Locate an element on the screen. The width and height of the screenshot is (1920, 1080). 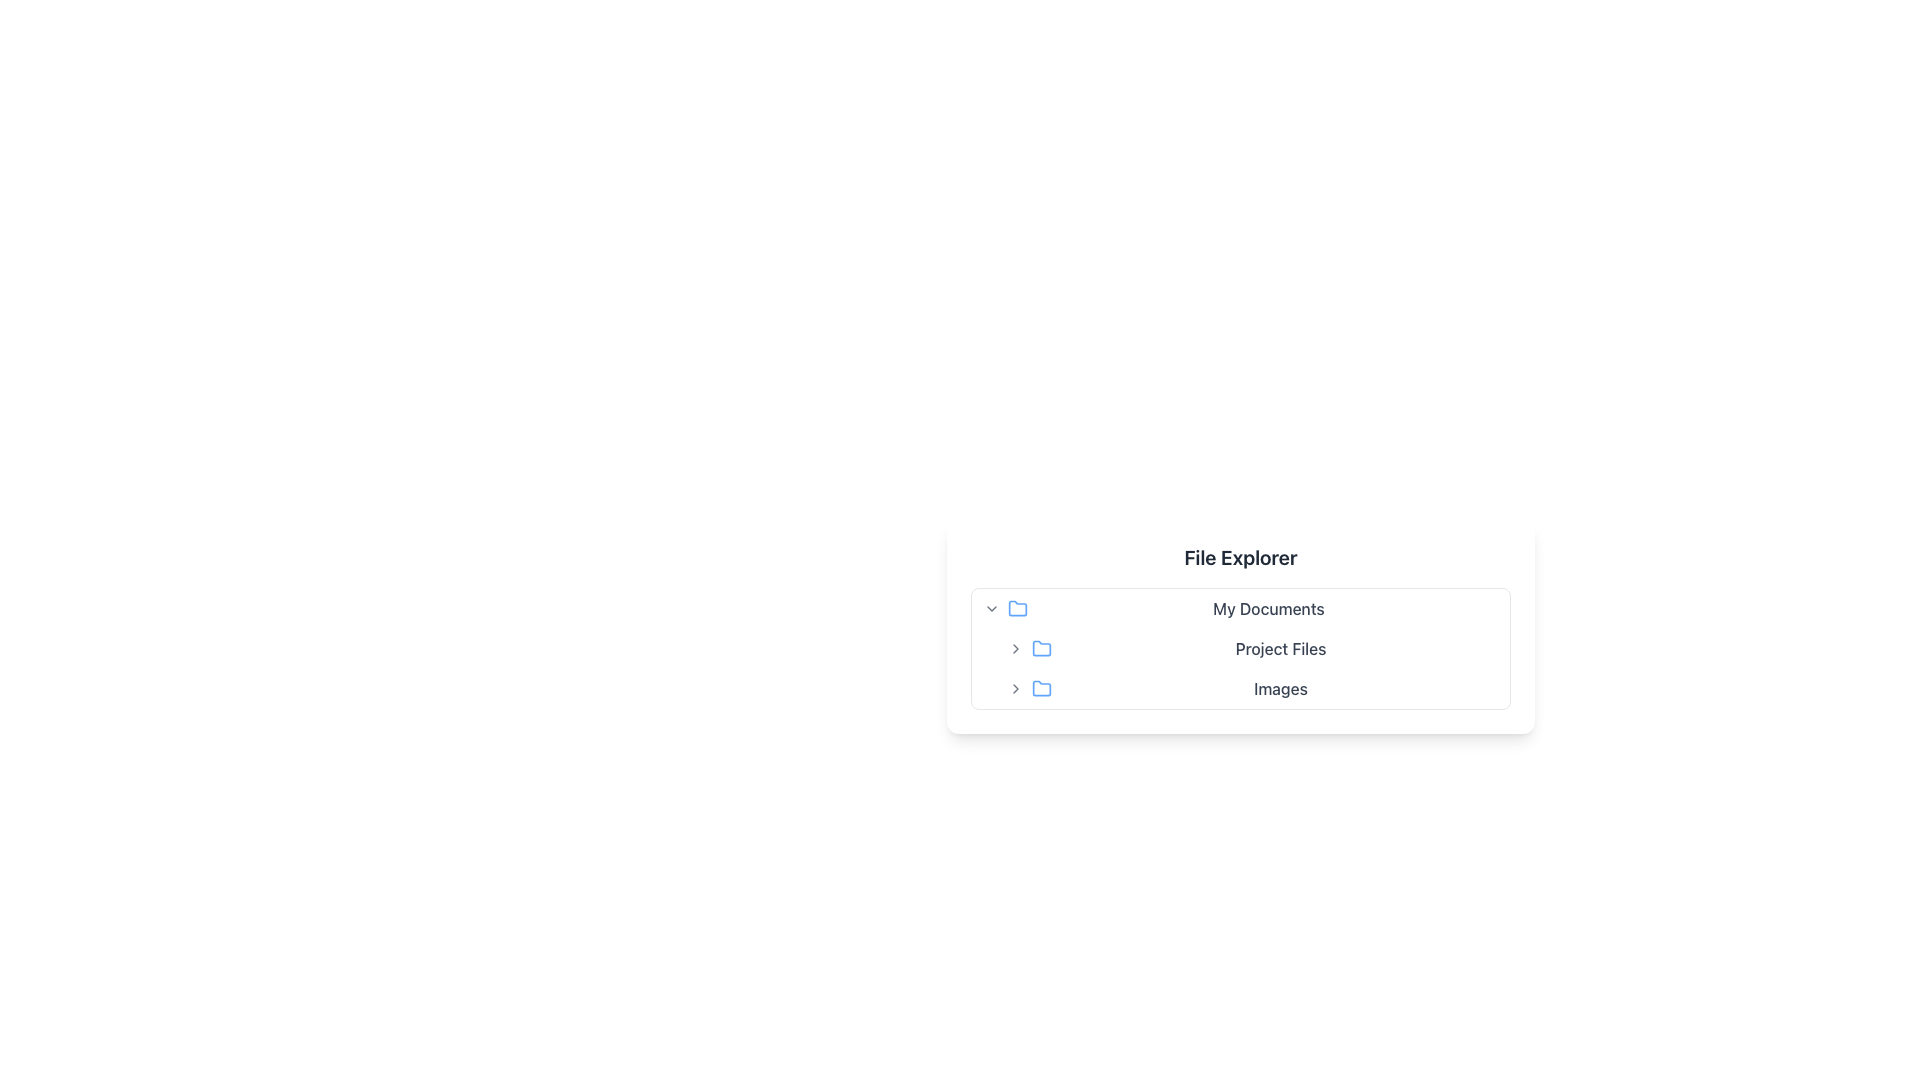
the small graphical folder icon with a blue outline that is located to the left of the text label 'My Documents' in the file explorer interface to associate it with its folder label is located at coordinates (1017, 607).